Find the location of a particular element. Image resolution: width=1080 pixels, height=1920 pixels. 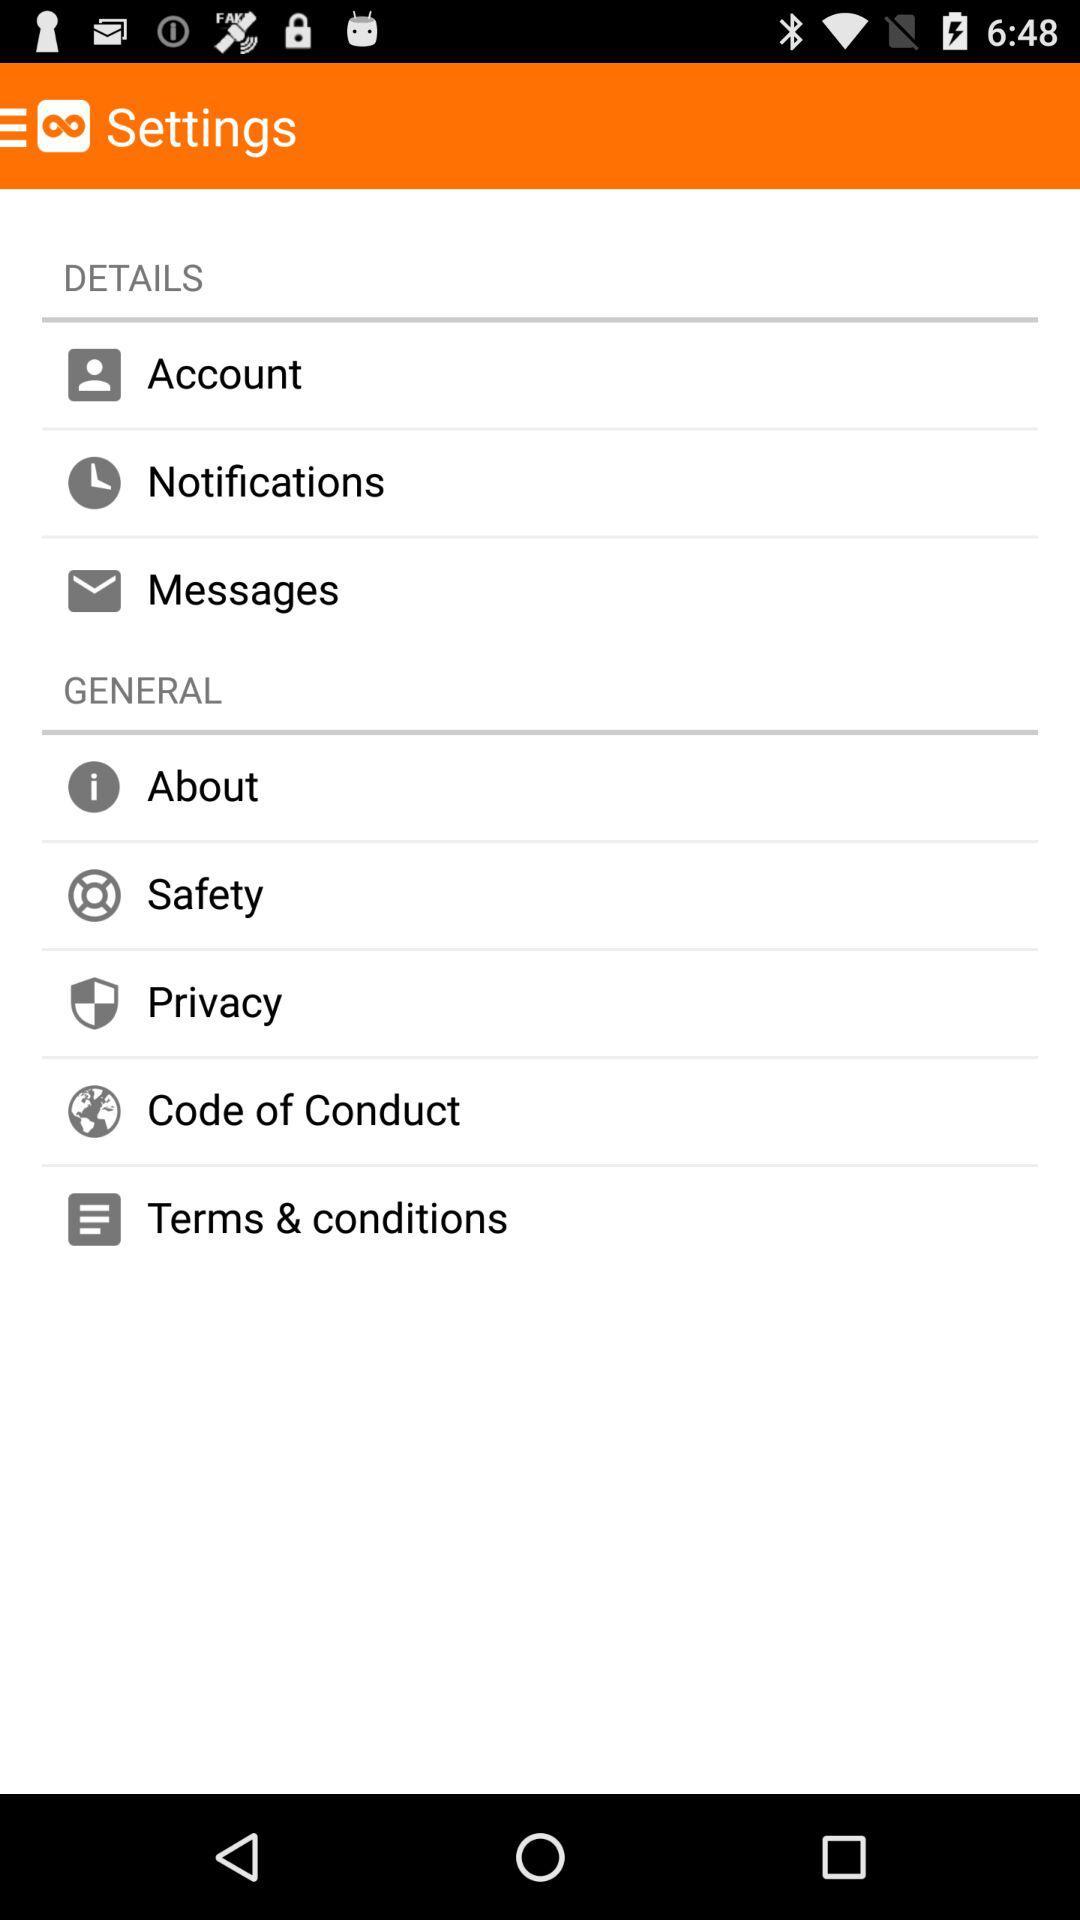

the icon below the account is located at coordinates (540, 483).